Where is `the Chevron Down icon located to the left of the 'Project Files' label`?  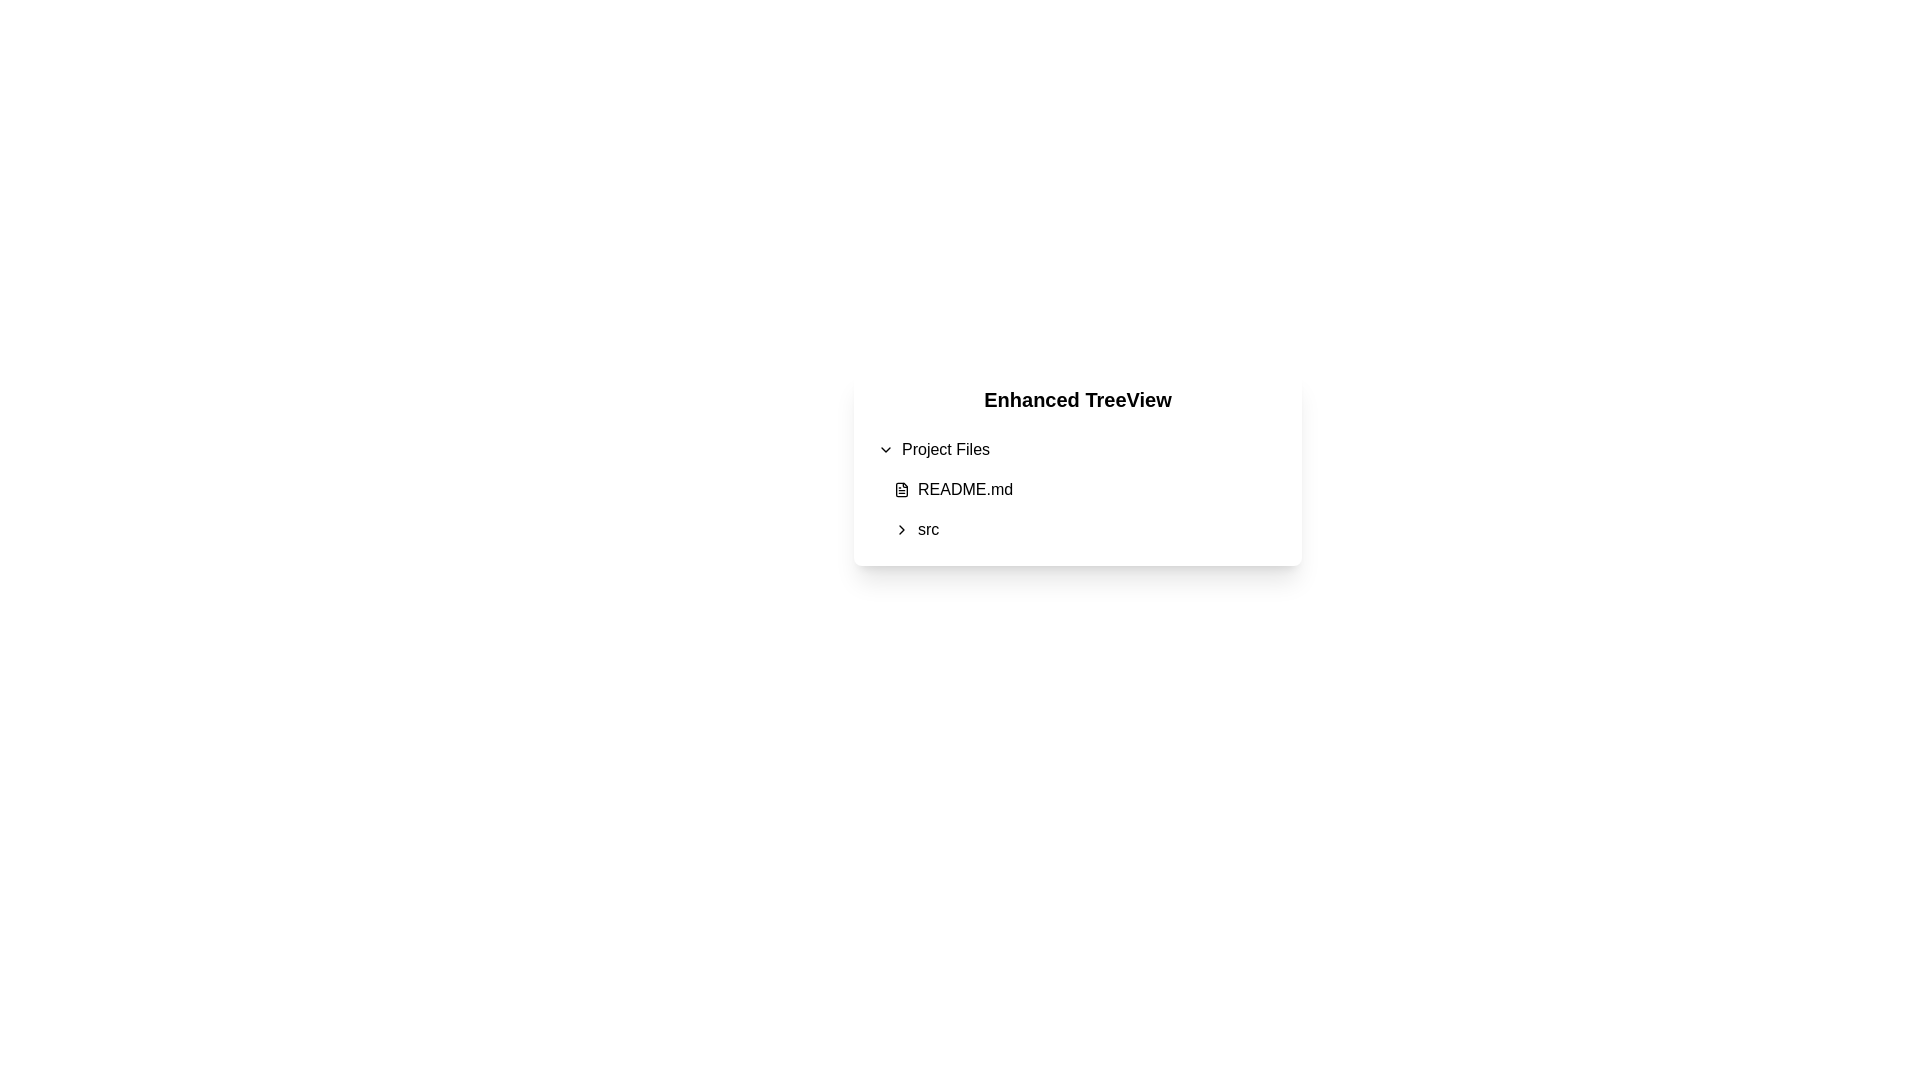
the Chevron Down icon located to the left of the 'Project Files' label is located at coordinates (885, 450).